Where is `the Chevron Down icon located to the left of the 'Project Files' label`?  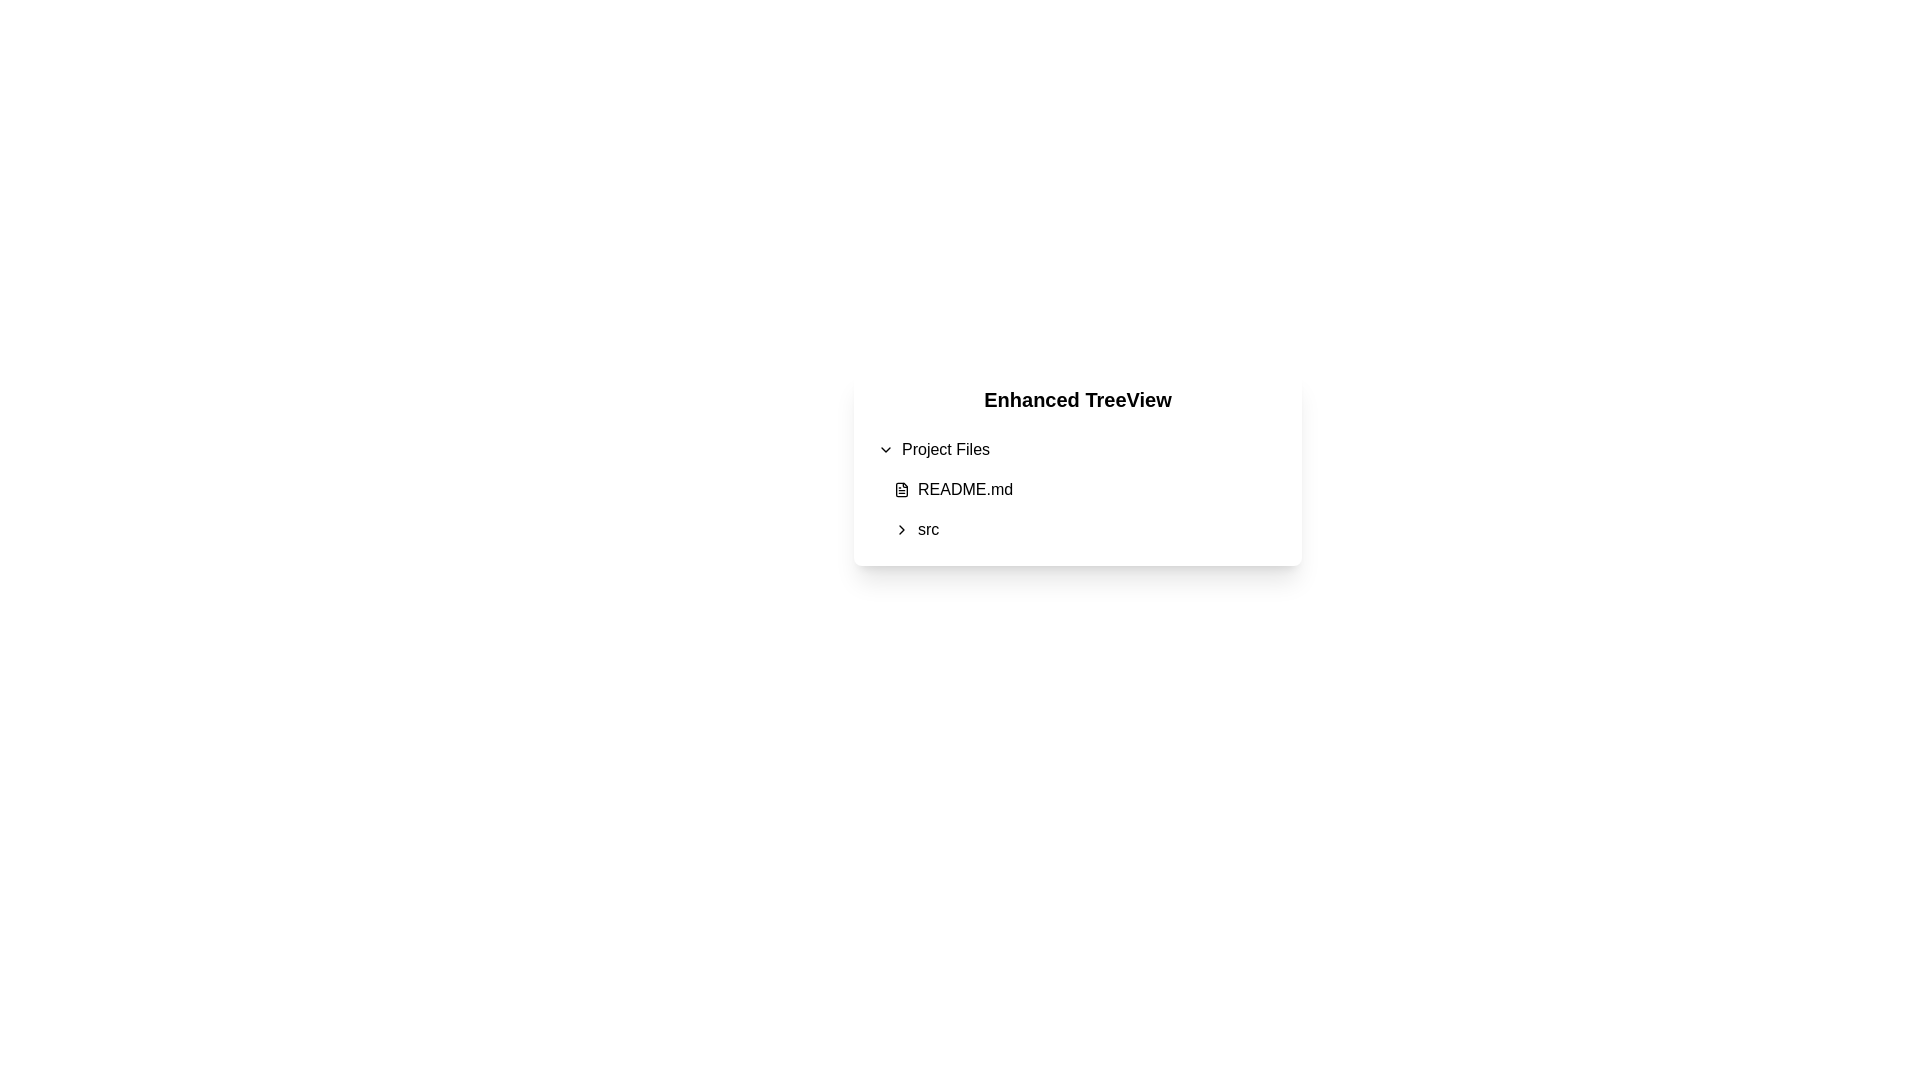
the Chevron Down icon located to the left of the 'Project Files' label is located at coordinates (885, 450).